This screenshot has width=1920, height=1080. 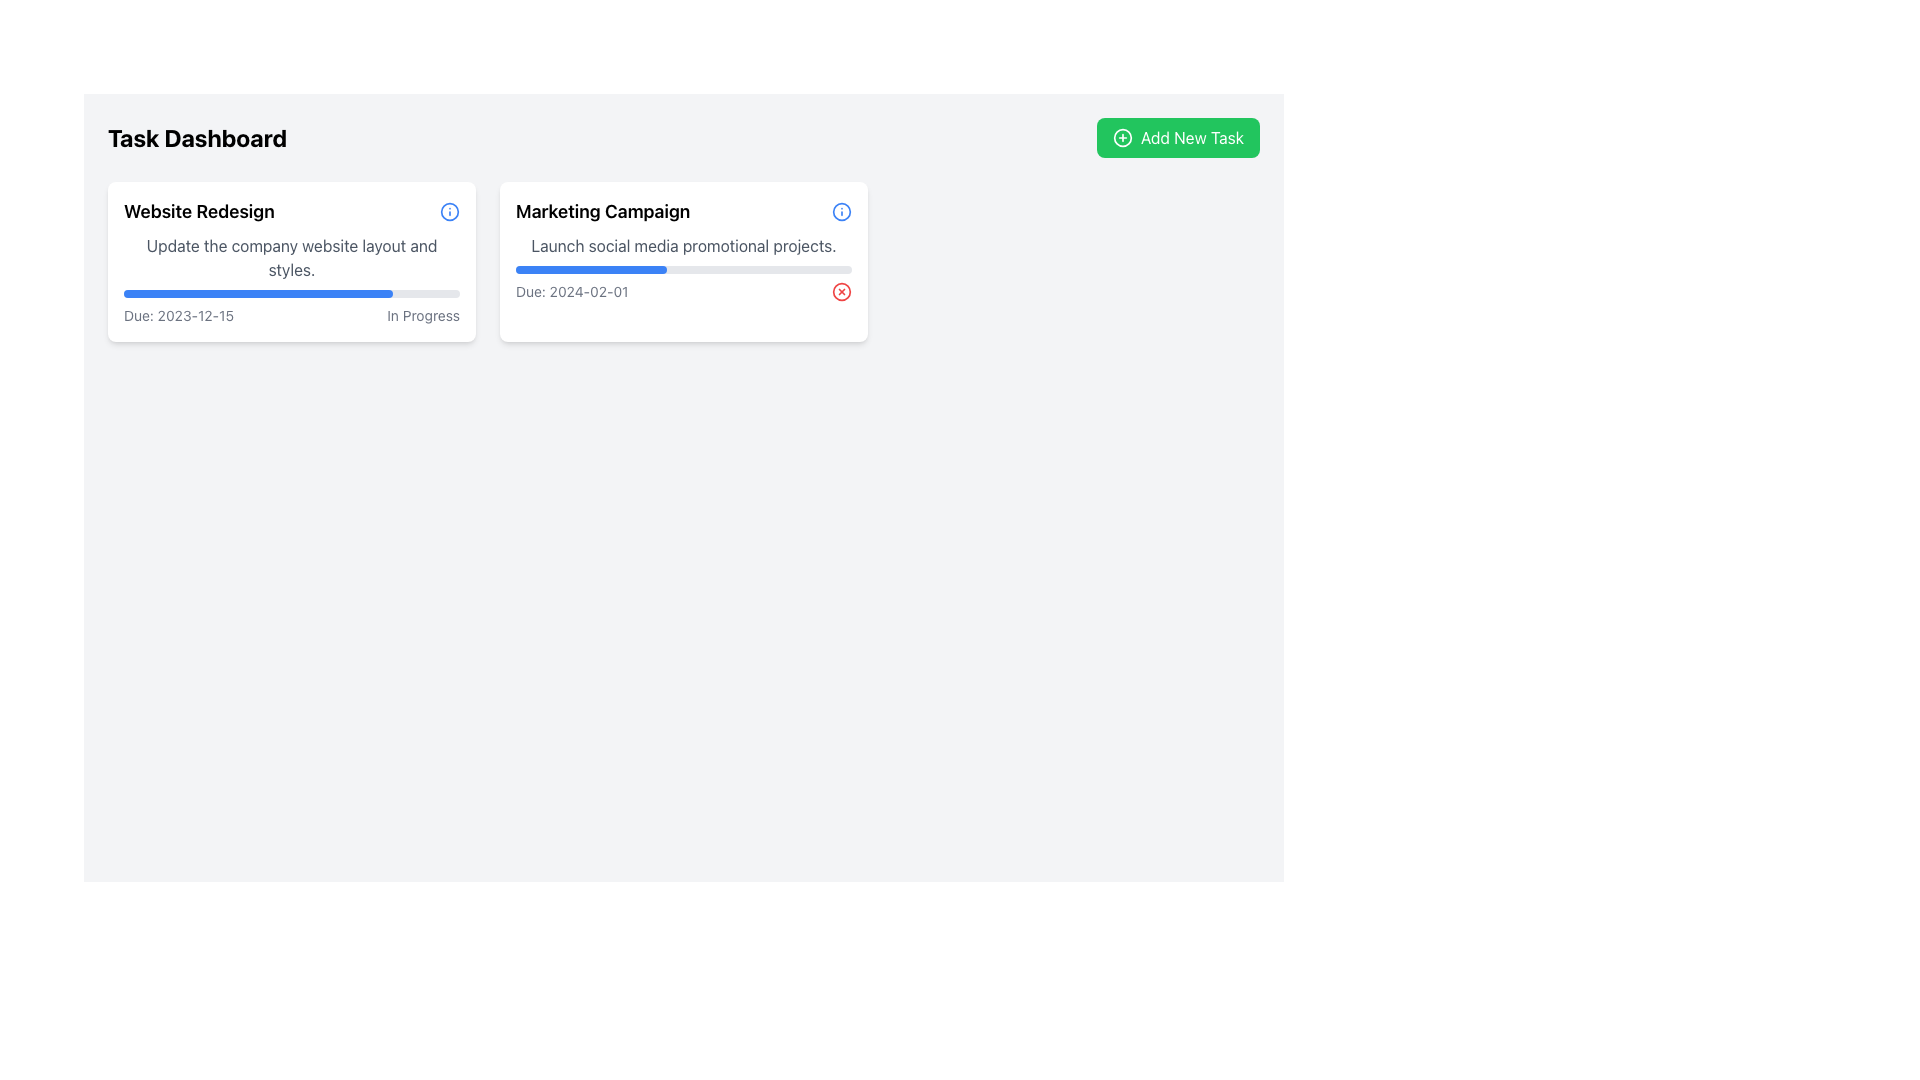 What do you see at coordinates (1123, 137) in the screenshot?
I see `the decorative circle in the plus icon located to the left of the 'Add New Task' button` at bounding box center [1123, 137].